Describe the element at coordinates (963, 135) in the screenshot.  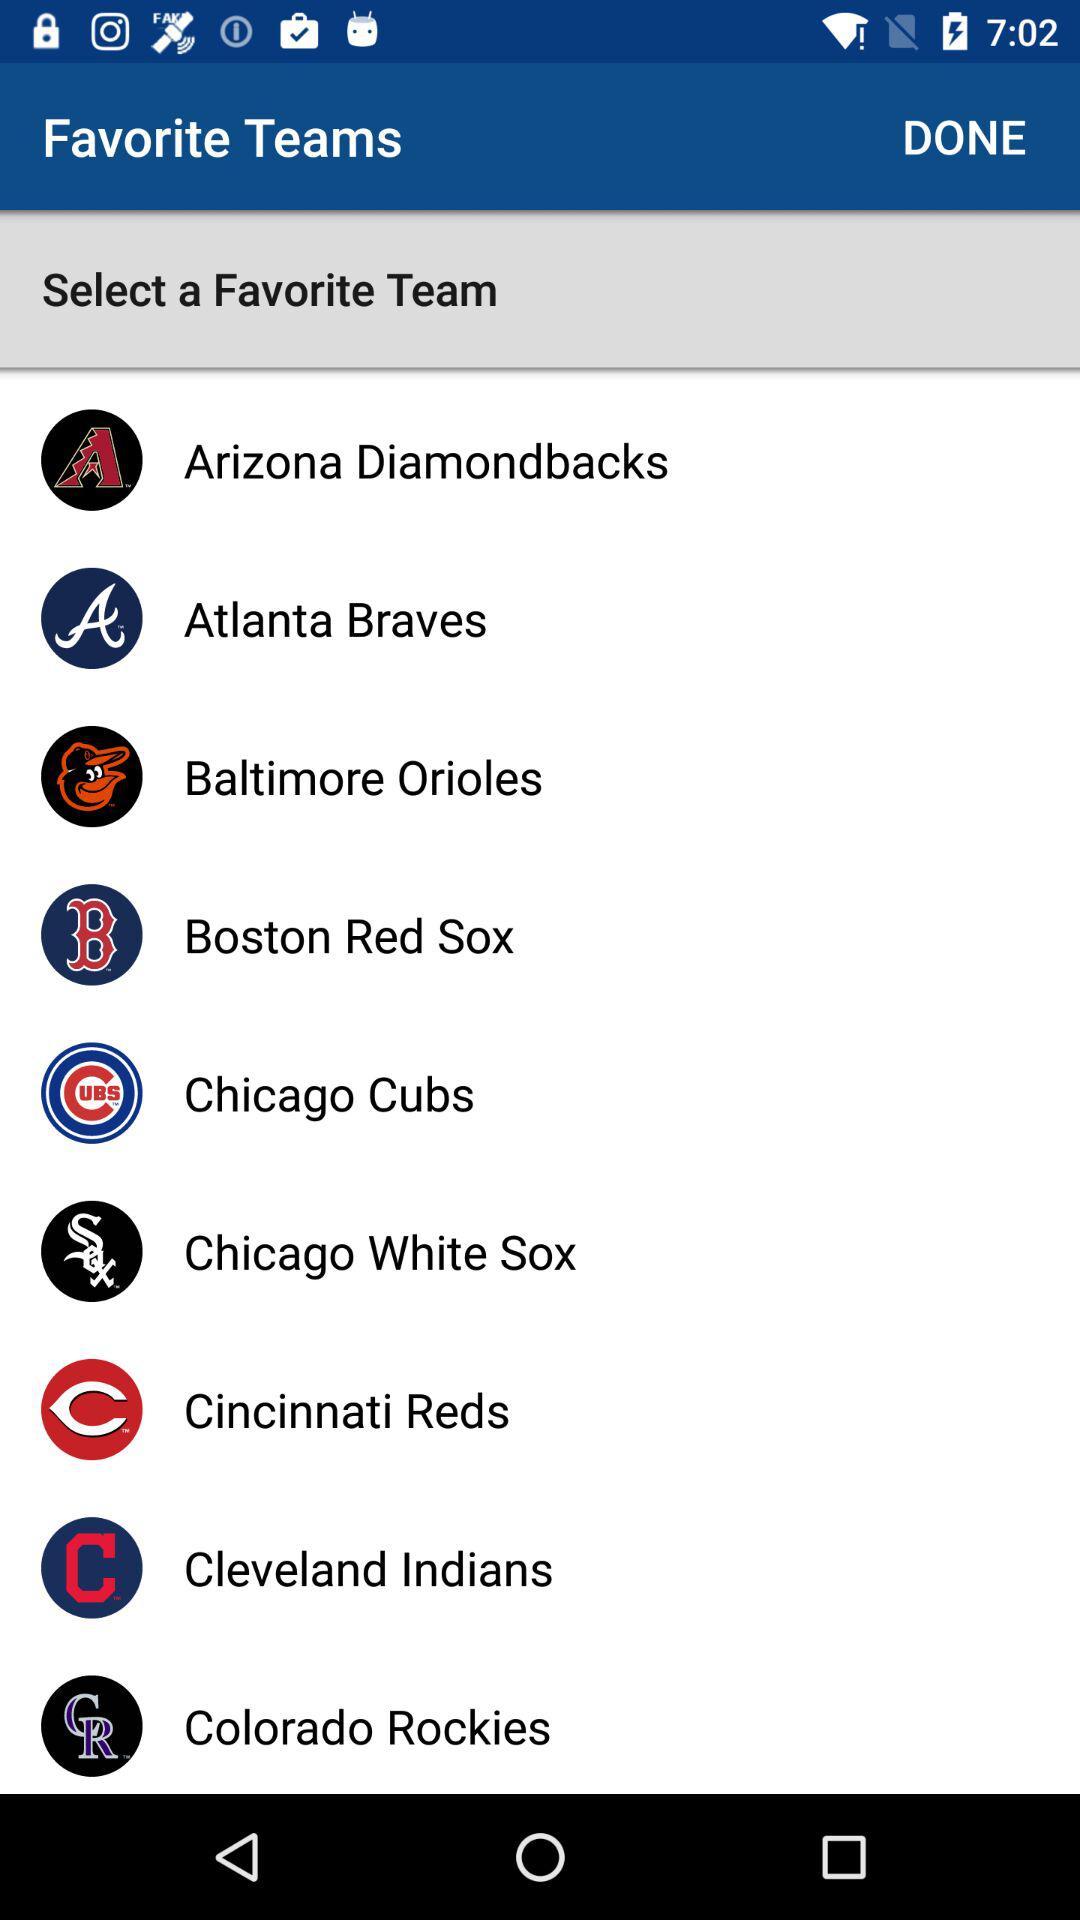
I see `app next to favorite teams` at that location.